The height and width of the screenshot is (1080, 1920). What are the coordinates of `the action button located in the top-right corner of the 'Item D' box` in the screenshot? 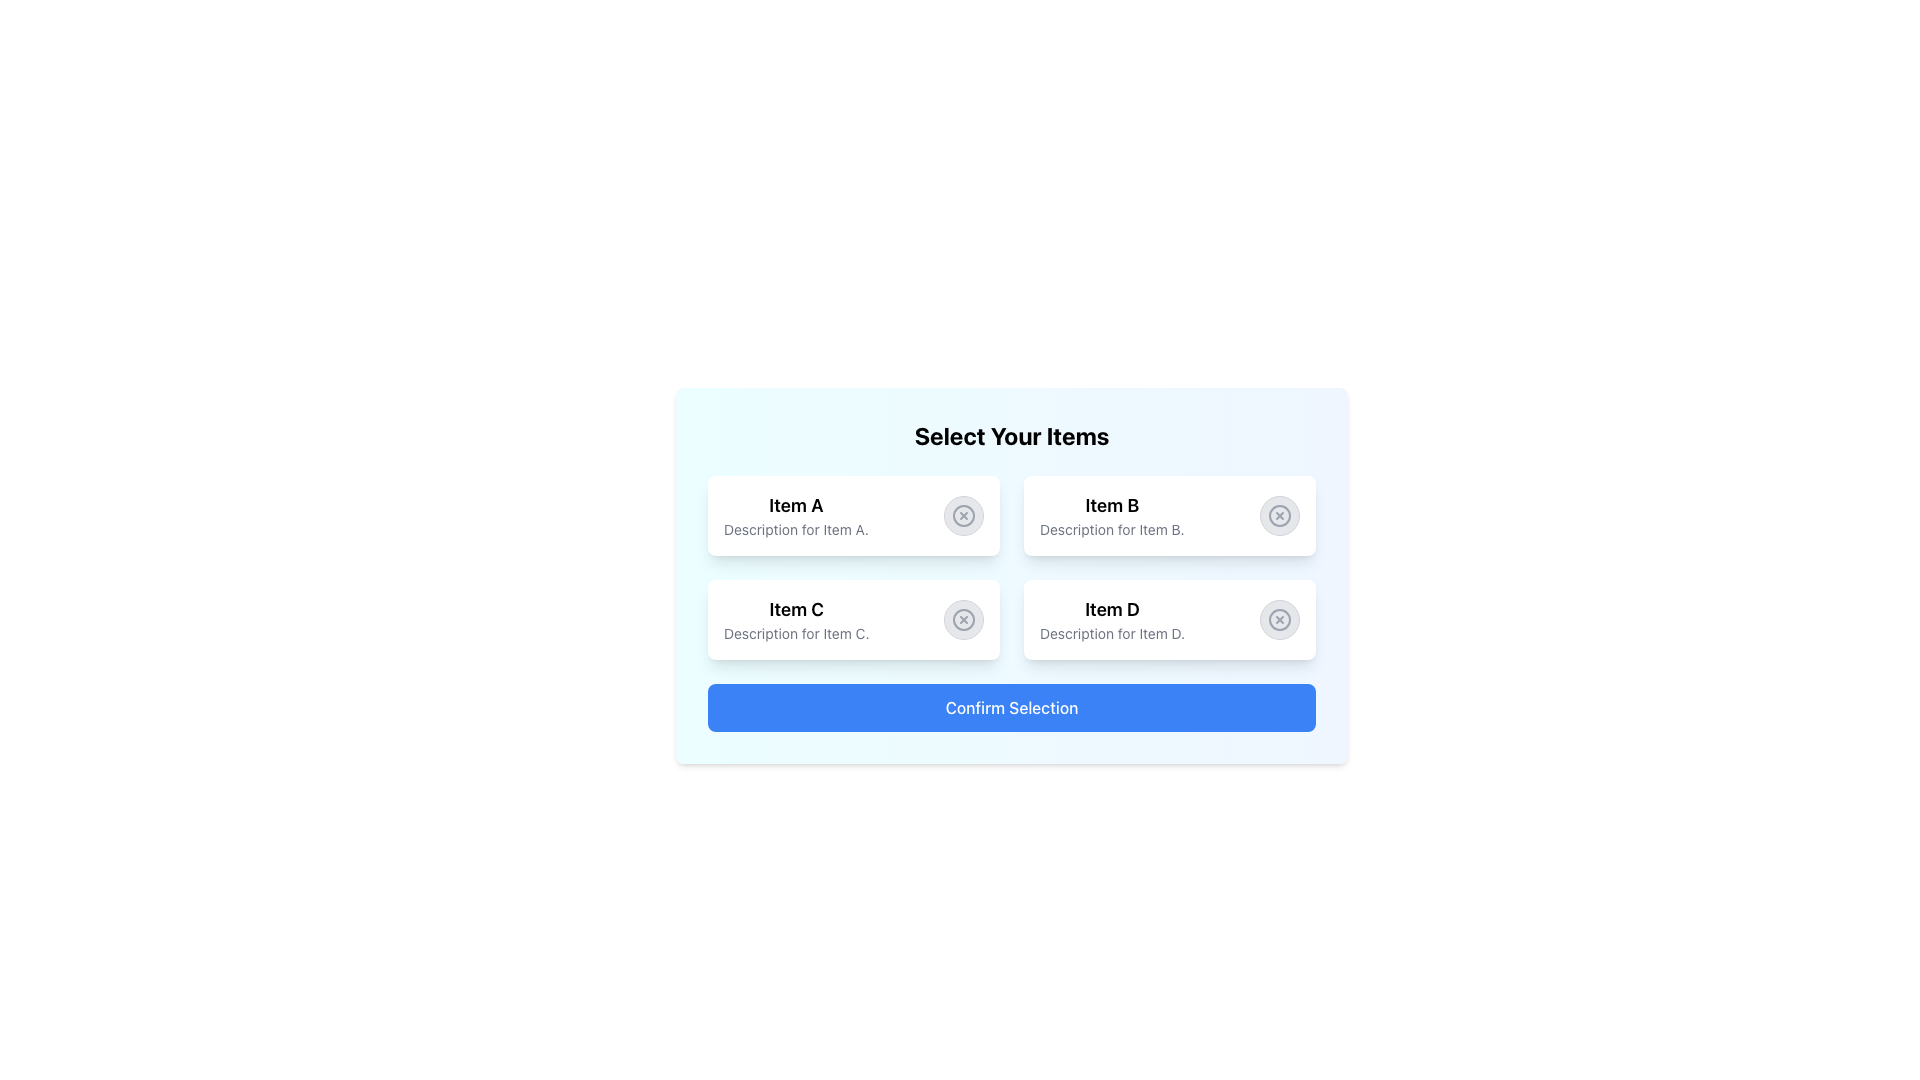 It's located at (1280, 619).